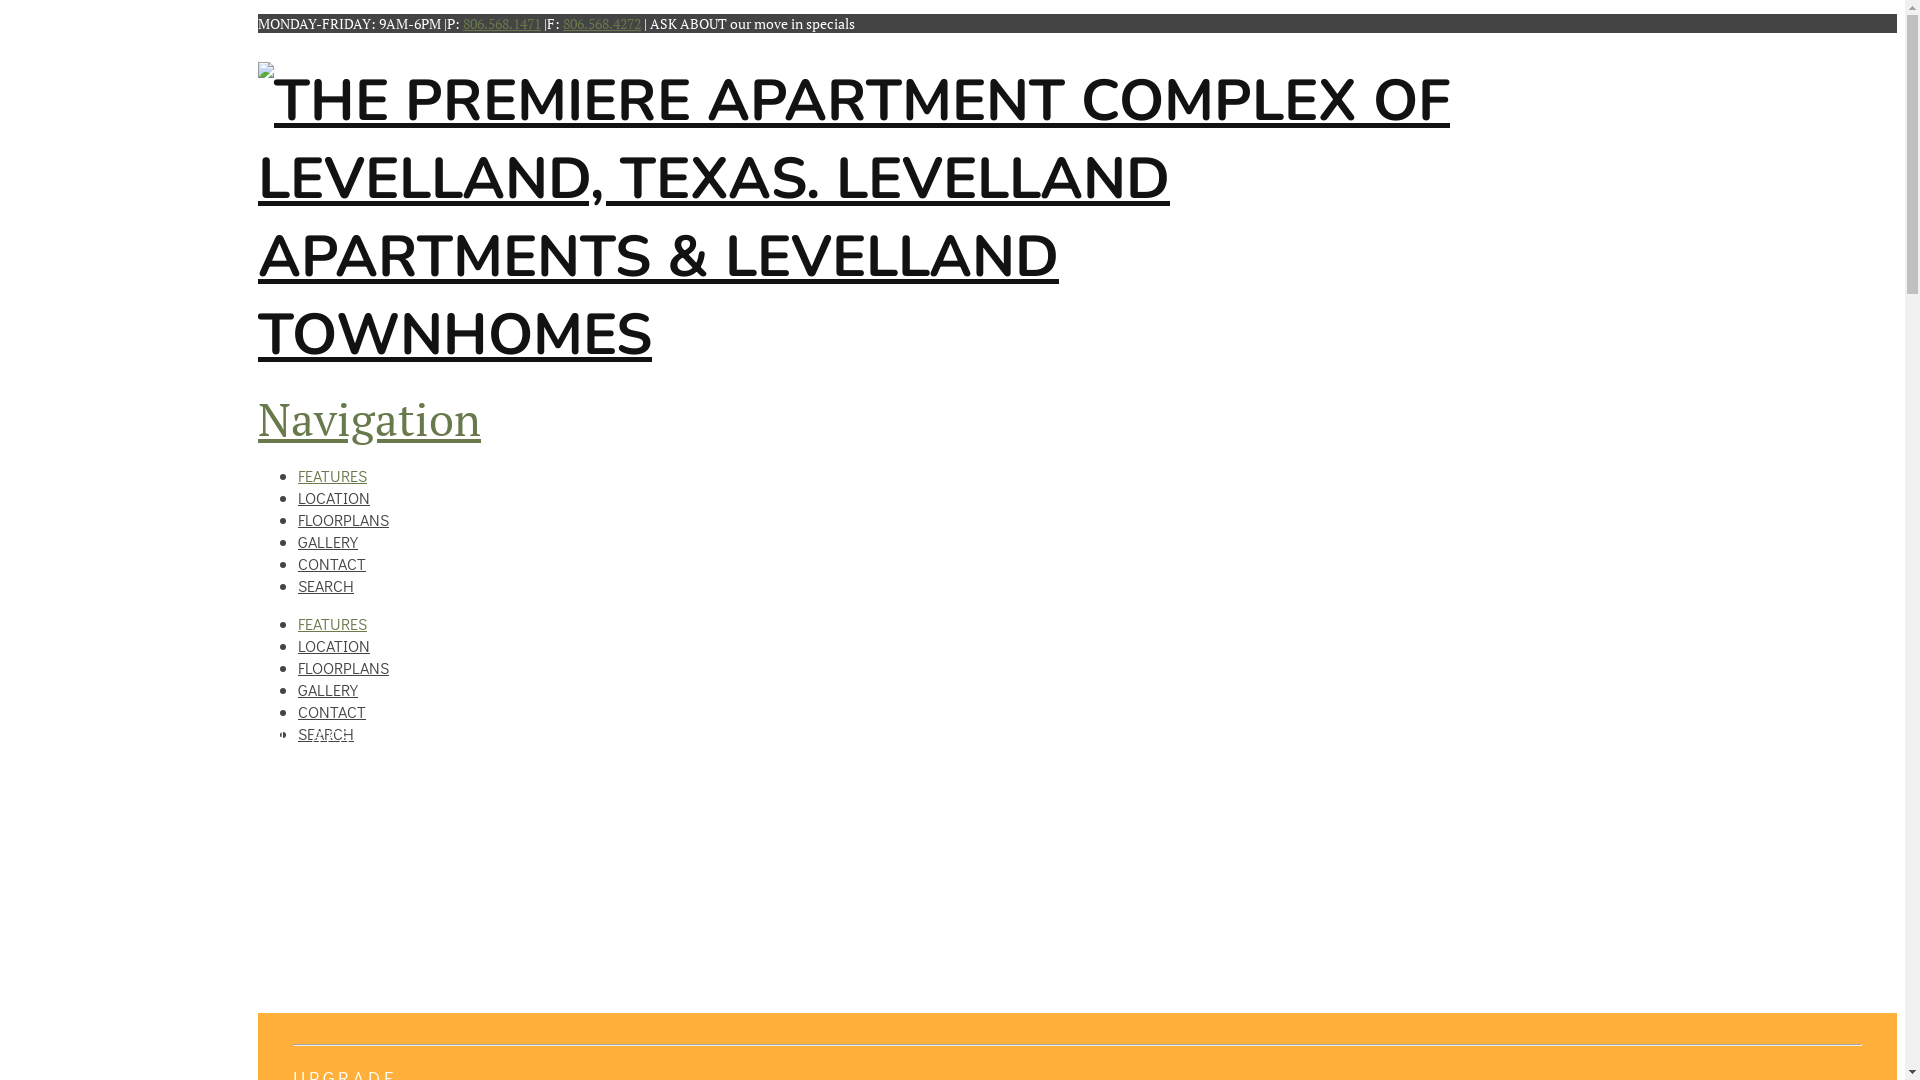 This screenshot has height=1080, width=1920. I want to click on 'GALLERY', so click(296, 534).